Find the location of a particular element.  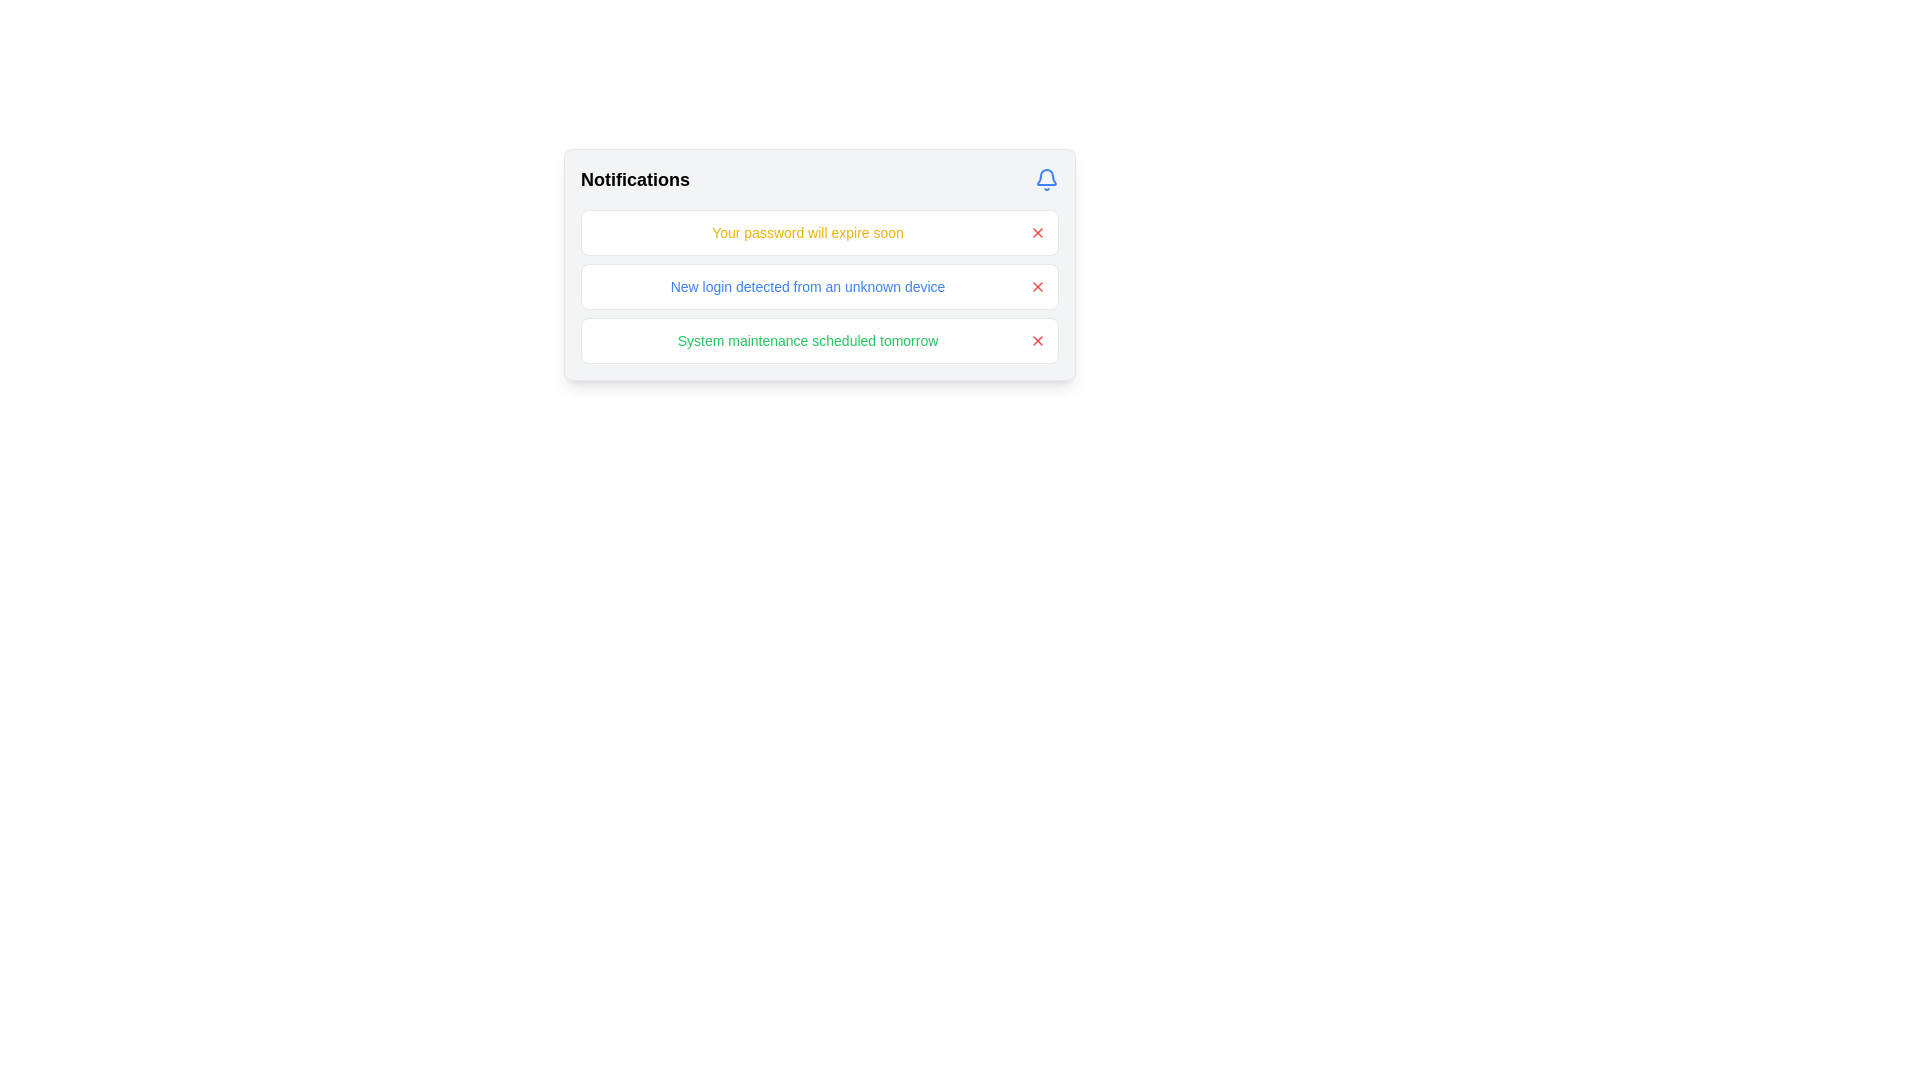

the notification about a new login detected from an unknown device is located at coordinates (820, 286).